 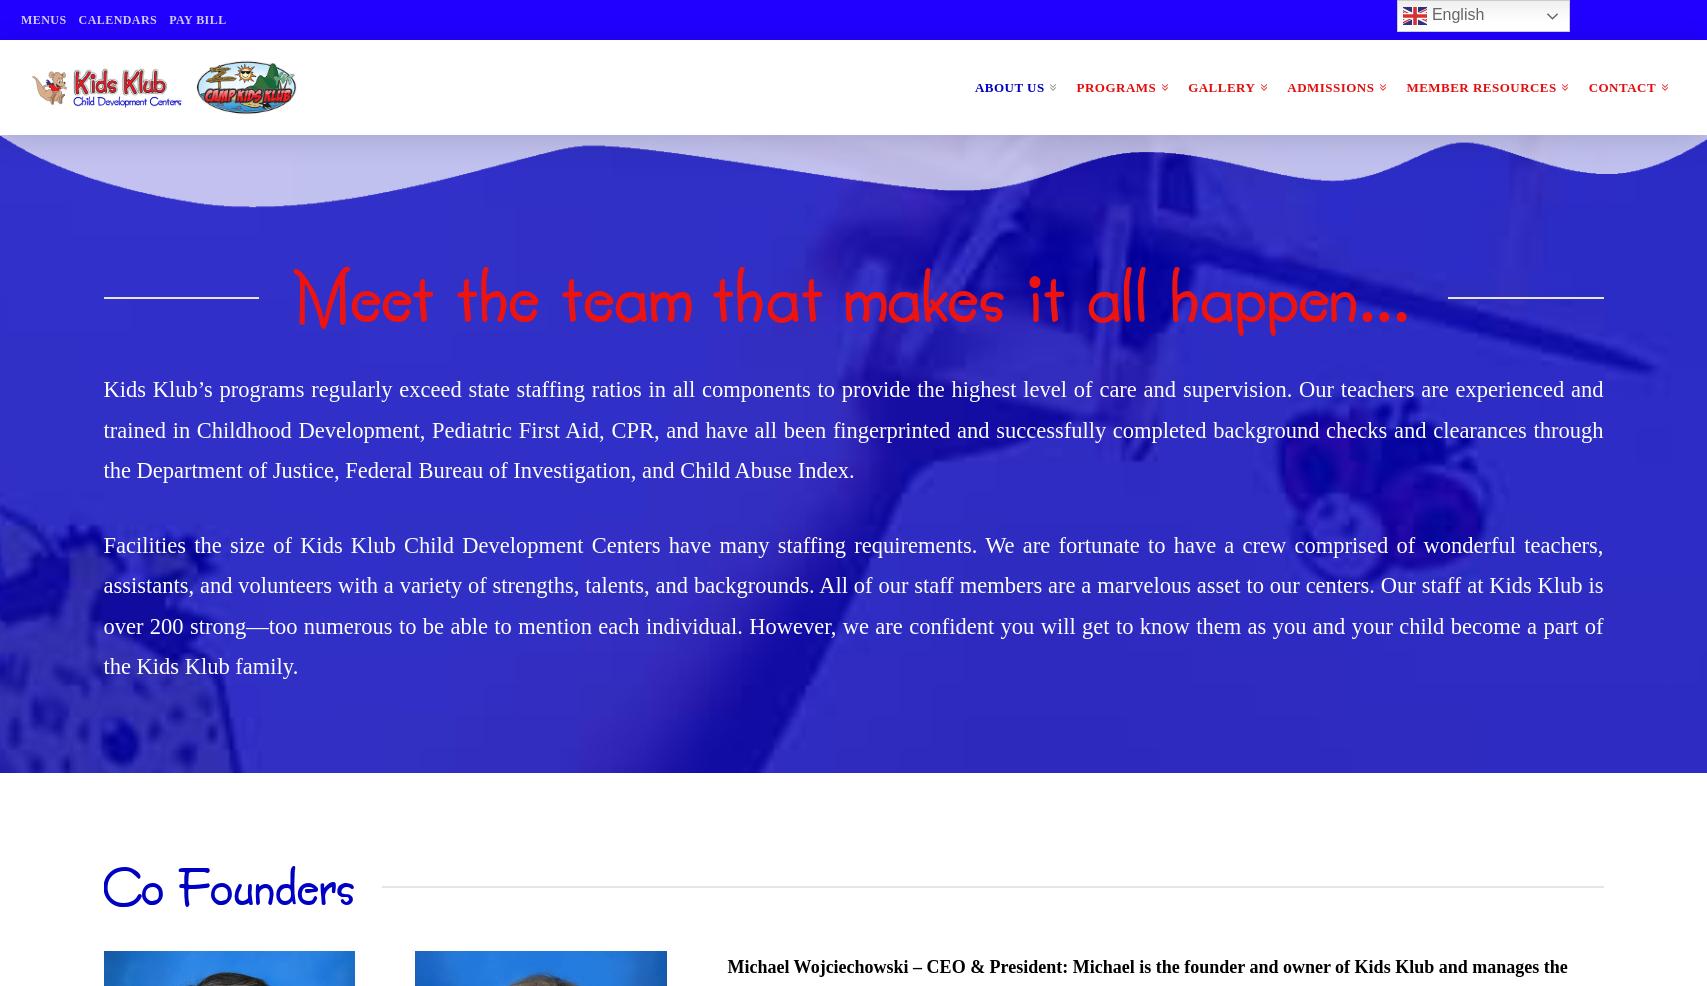 What do you see at coordinates (1193, 449) in the screenshot?
I see `'Extracurricular Classes'` at bounding box center [1193, 449].